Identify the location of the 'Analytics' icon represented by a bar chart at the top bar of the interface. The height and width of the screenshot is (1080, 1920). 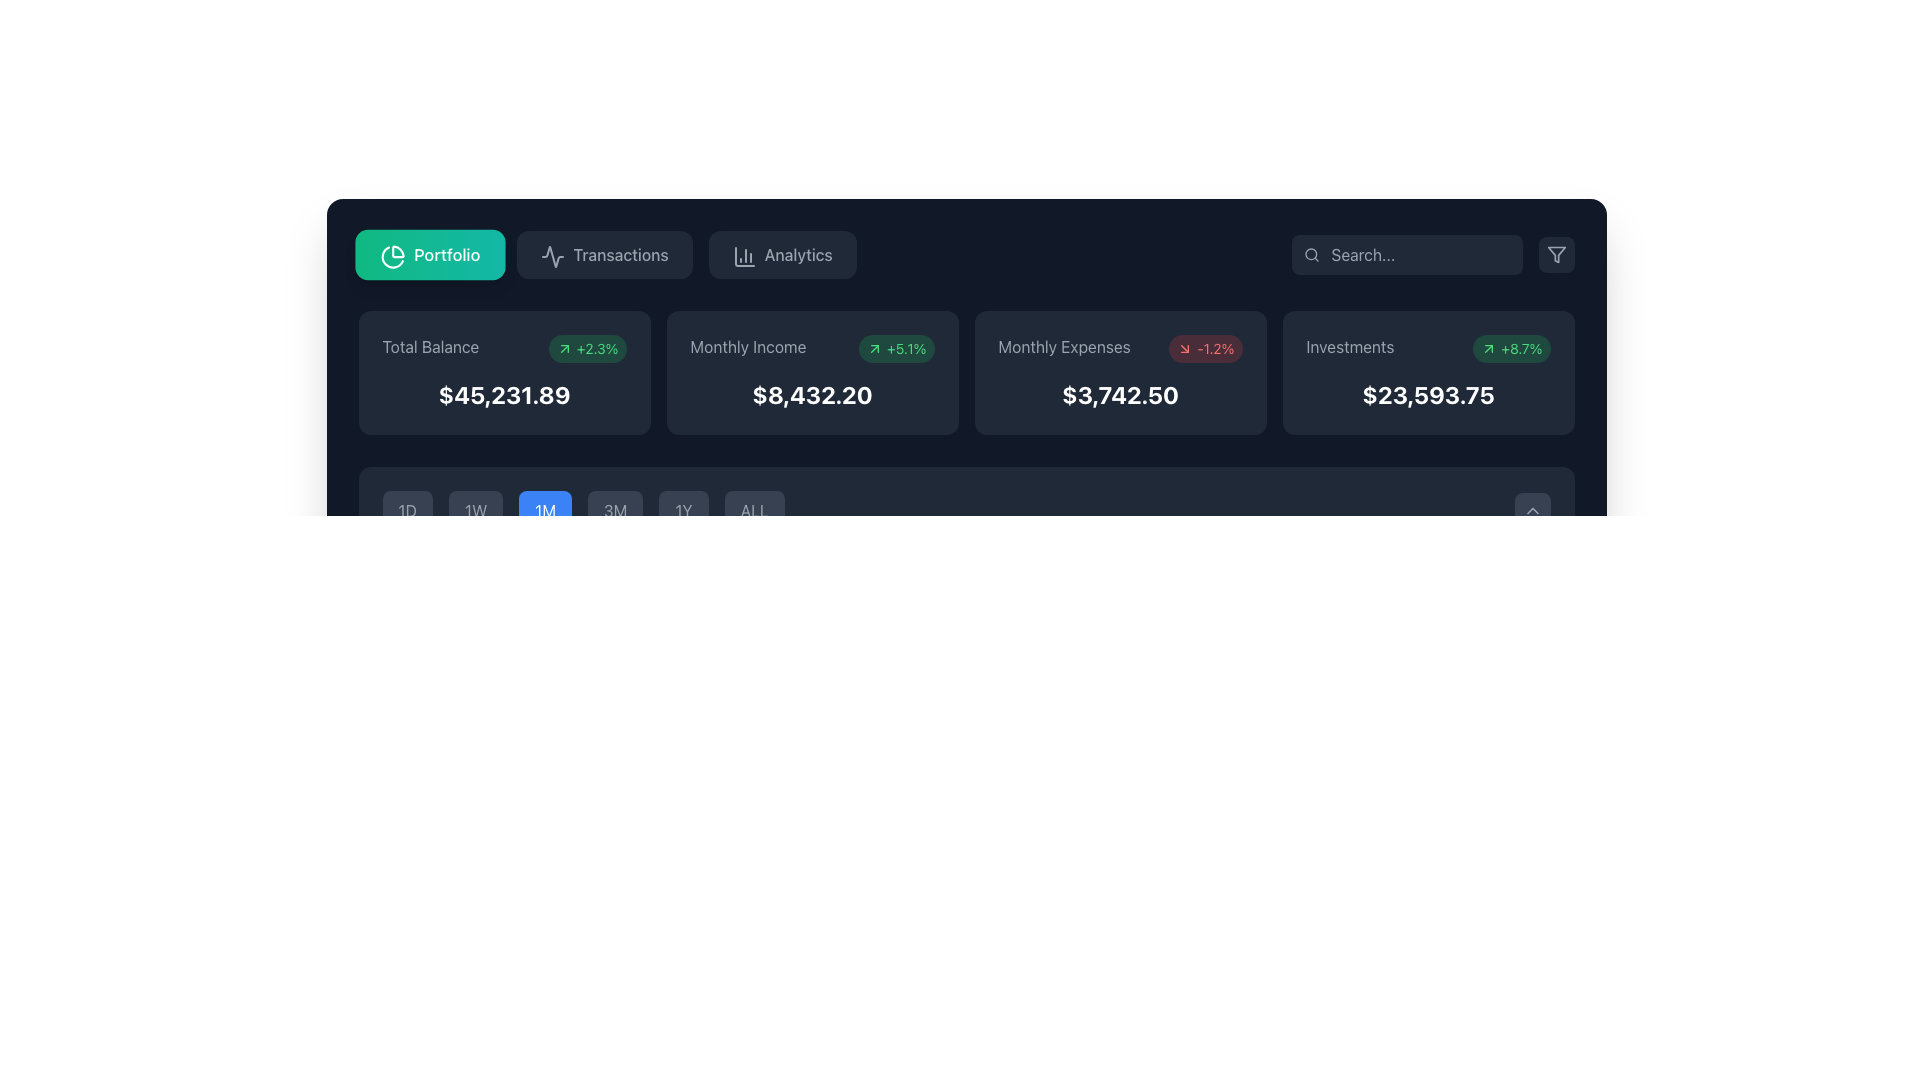
(743, 256).